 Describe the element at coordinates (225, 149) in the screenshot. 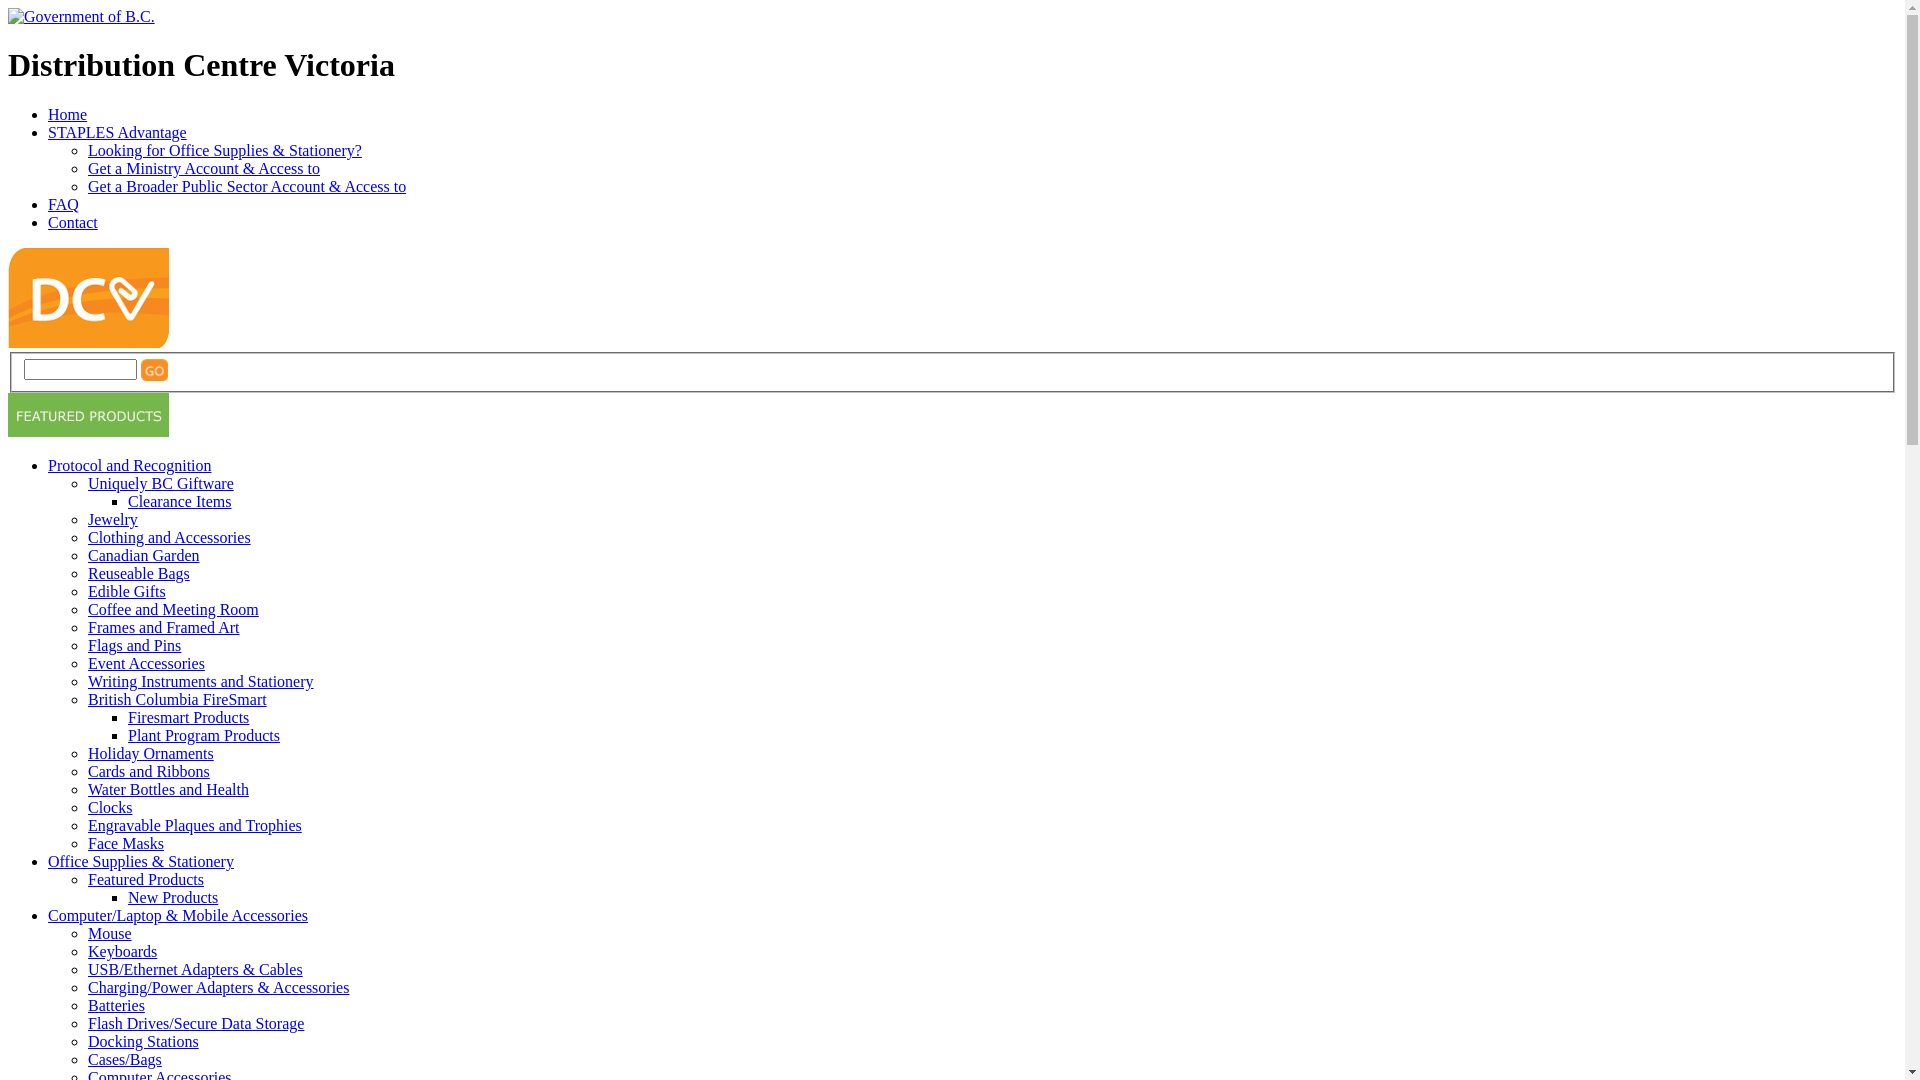

I see `'Looking for Office Supplies & Stationery?'` at that location.